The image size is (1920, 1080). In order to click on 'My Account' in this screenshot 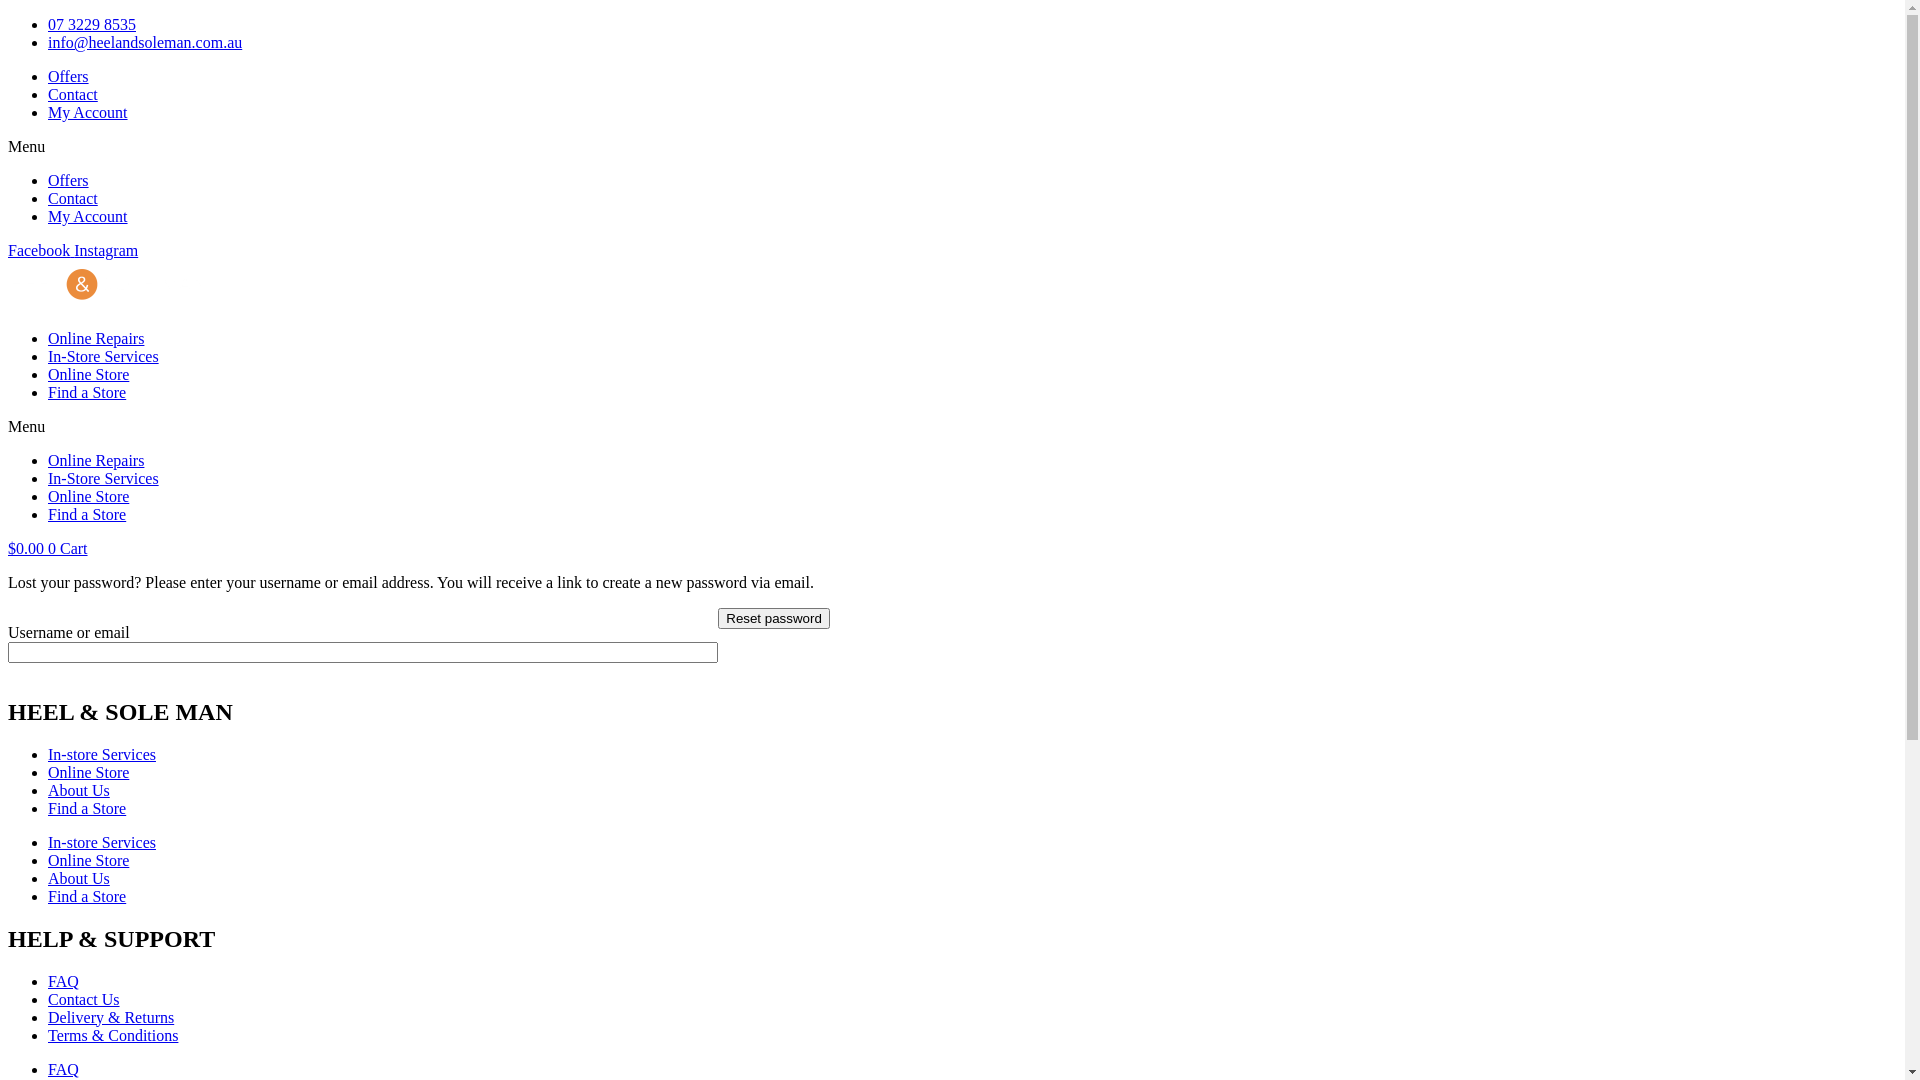, I will do `click(86, 112)`.